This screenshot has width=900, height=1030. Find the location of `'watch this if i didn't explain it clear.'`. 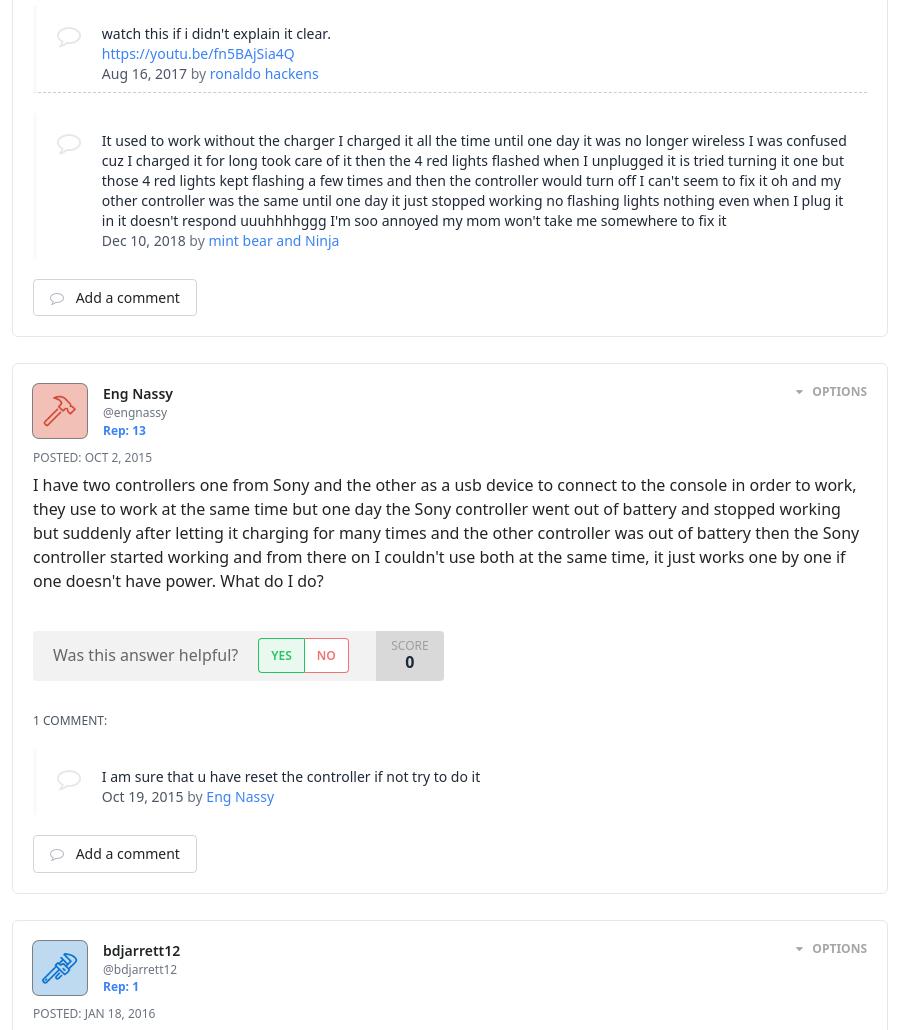

'watch this if i didn't explain it clear.' is located at coordinates (215, 32).